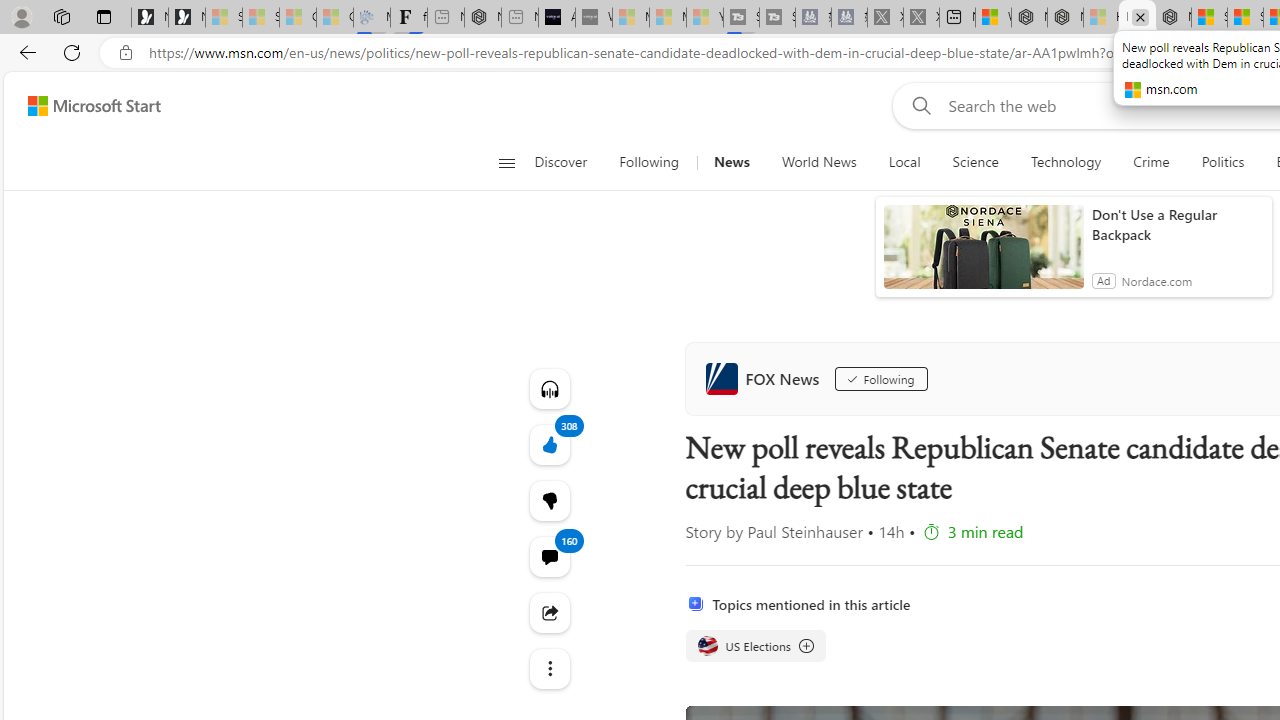 The image size is (1280, 720). I want to click on 'Technology', so click(1064, 162).